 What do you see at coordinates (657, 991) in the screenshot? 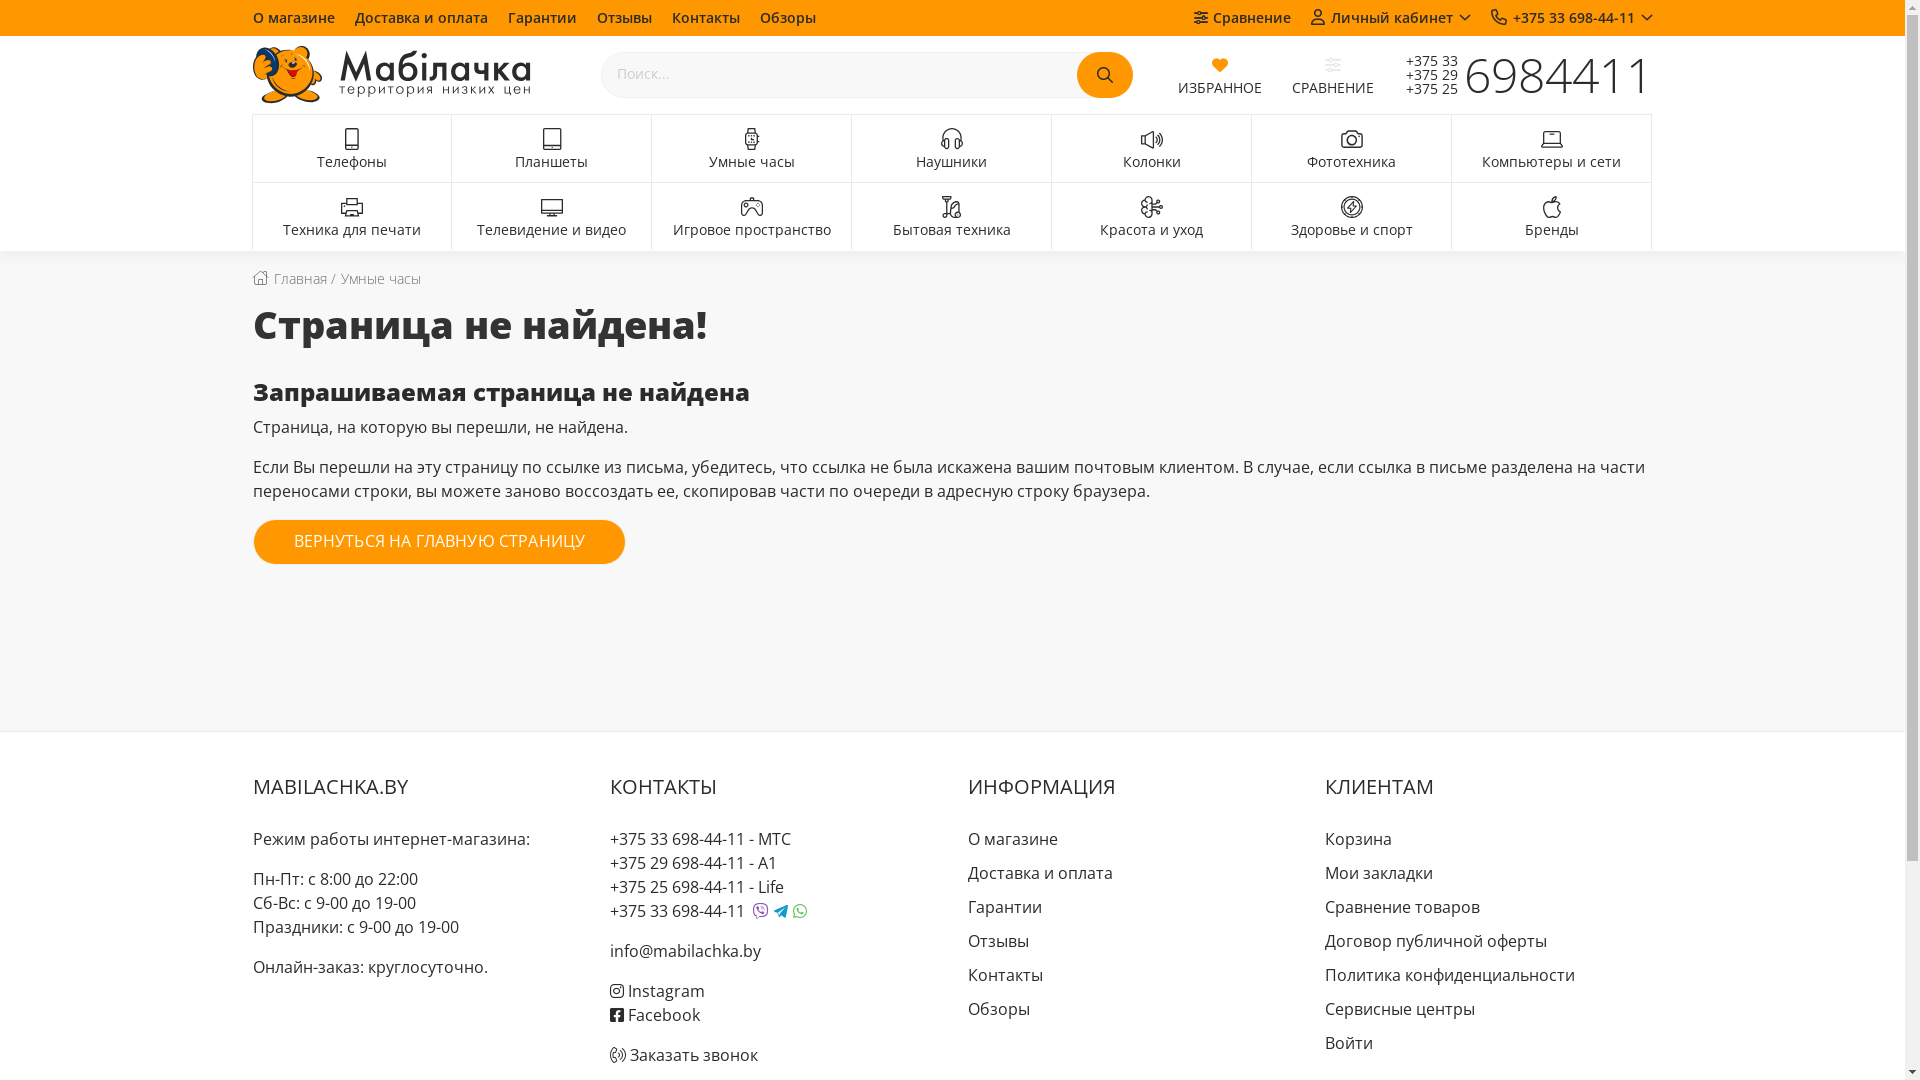
I see `'Instagram'` at bounding box center [657, 991].